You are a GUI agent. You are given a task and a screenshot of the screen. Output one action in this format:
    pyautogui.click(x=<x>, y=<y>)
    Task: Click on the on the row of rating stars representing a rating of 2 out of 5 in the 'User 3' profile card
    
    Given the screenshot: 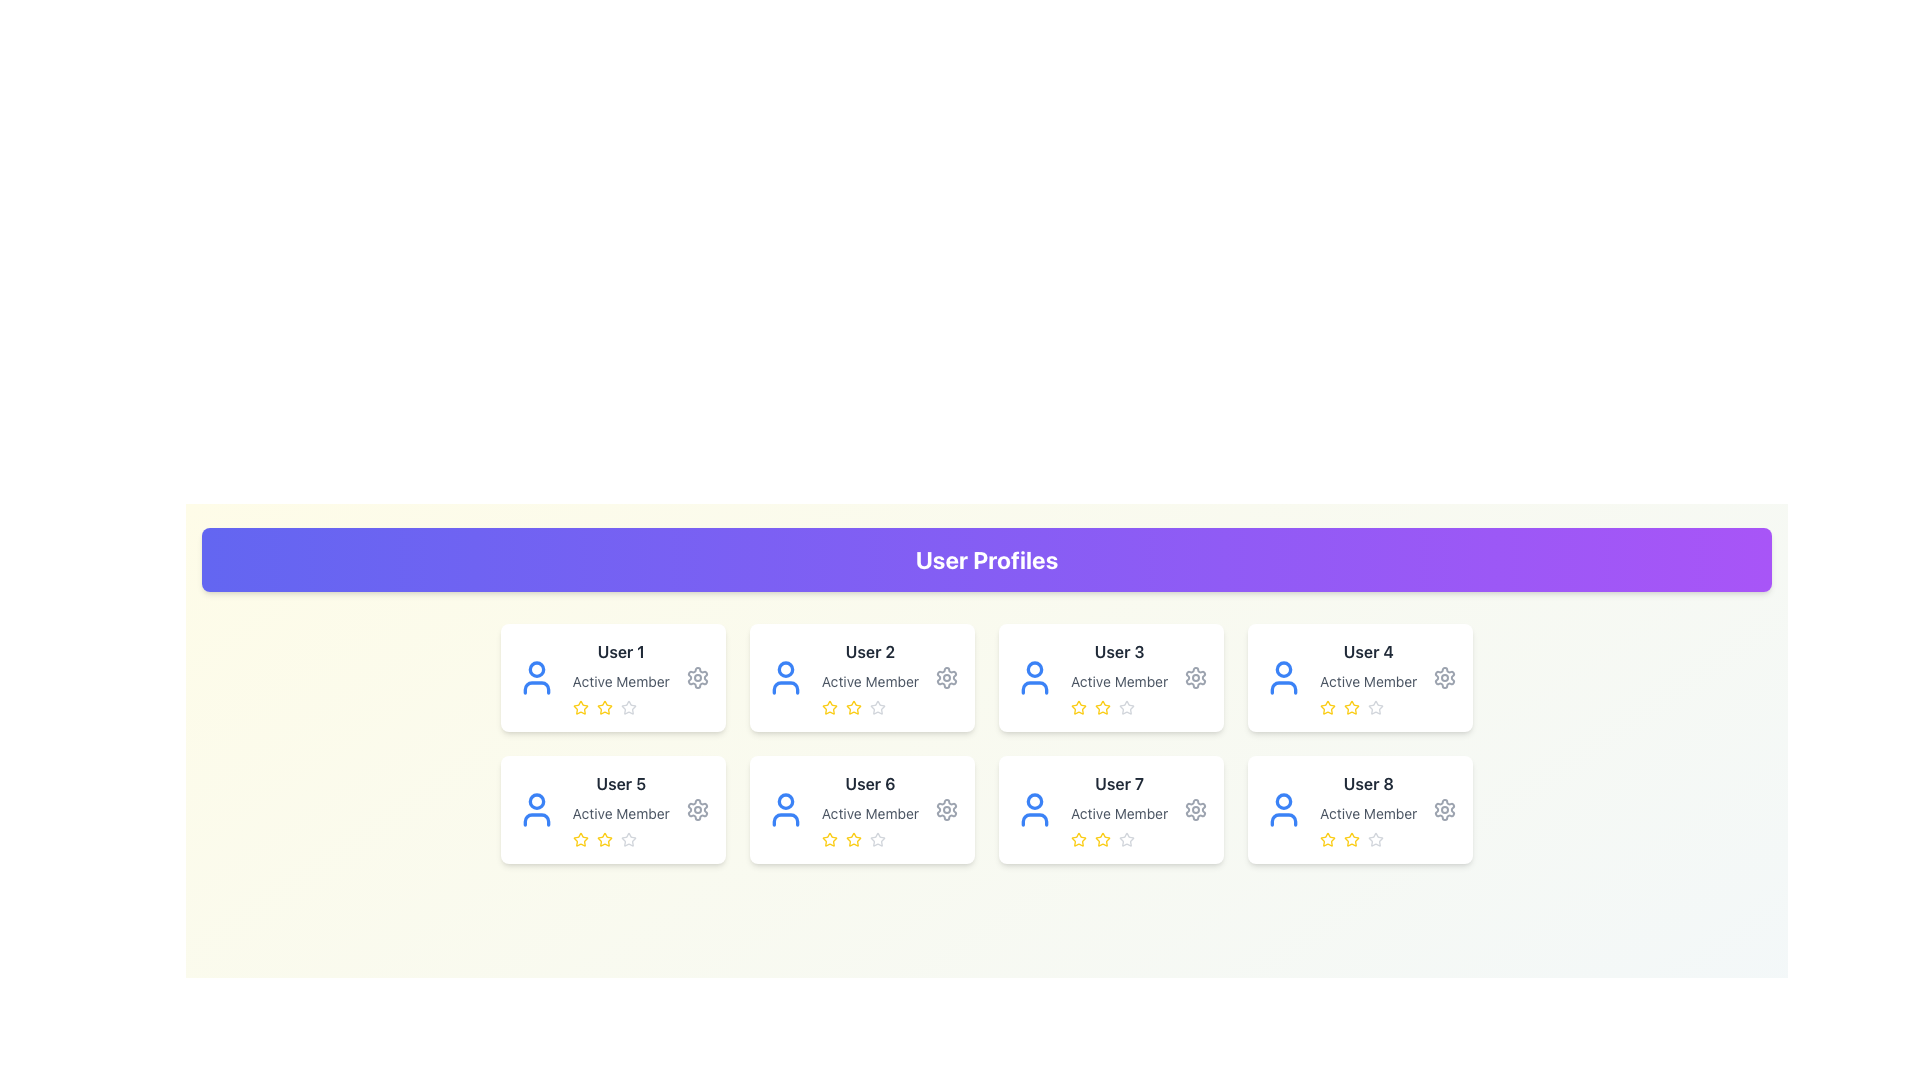 What is the action you would take?
    pyautogui.click(x=1118, y=707)
    